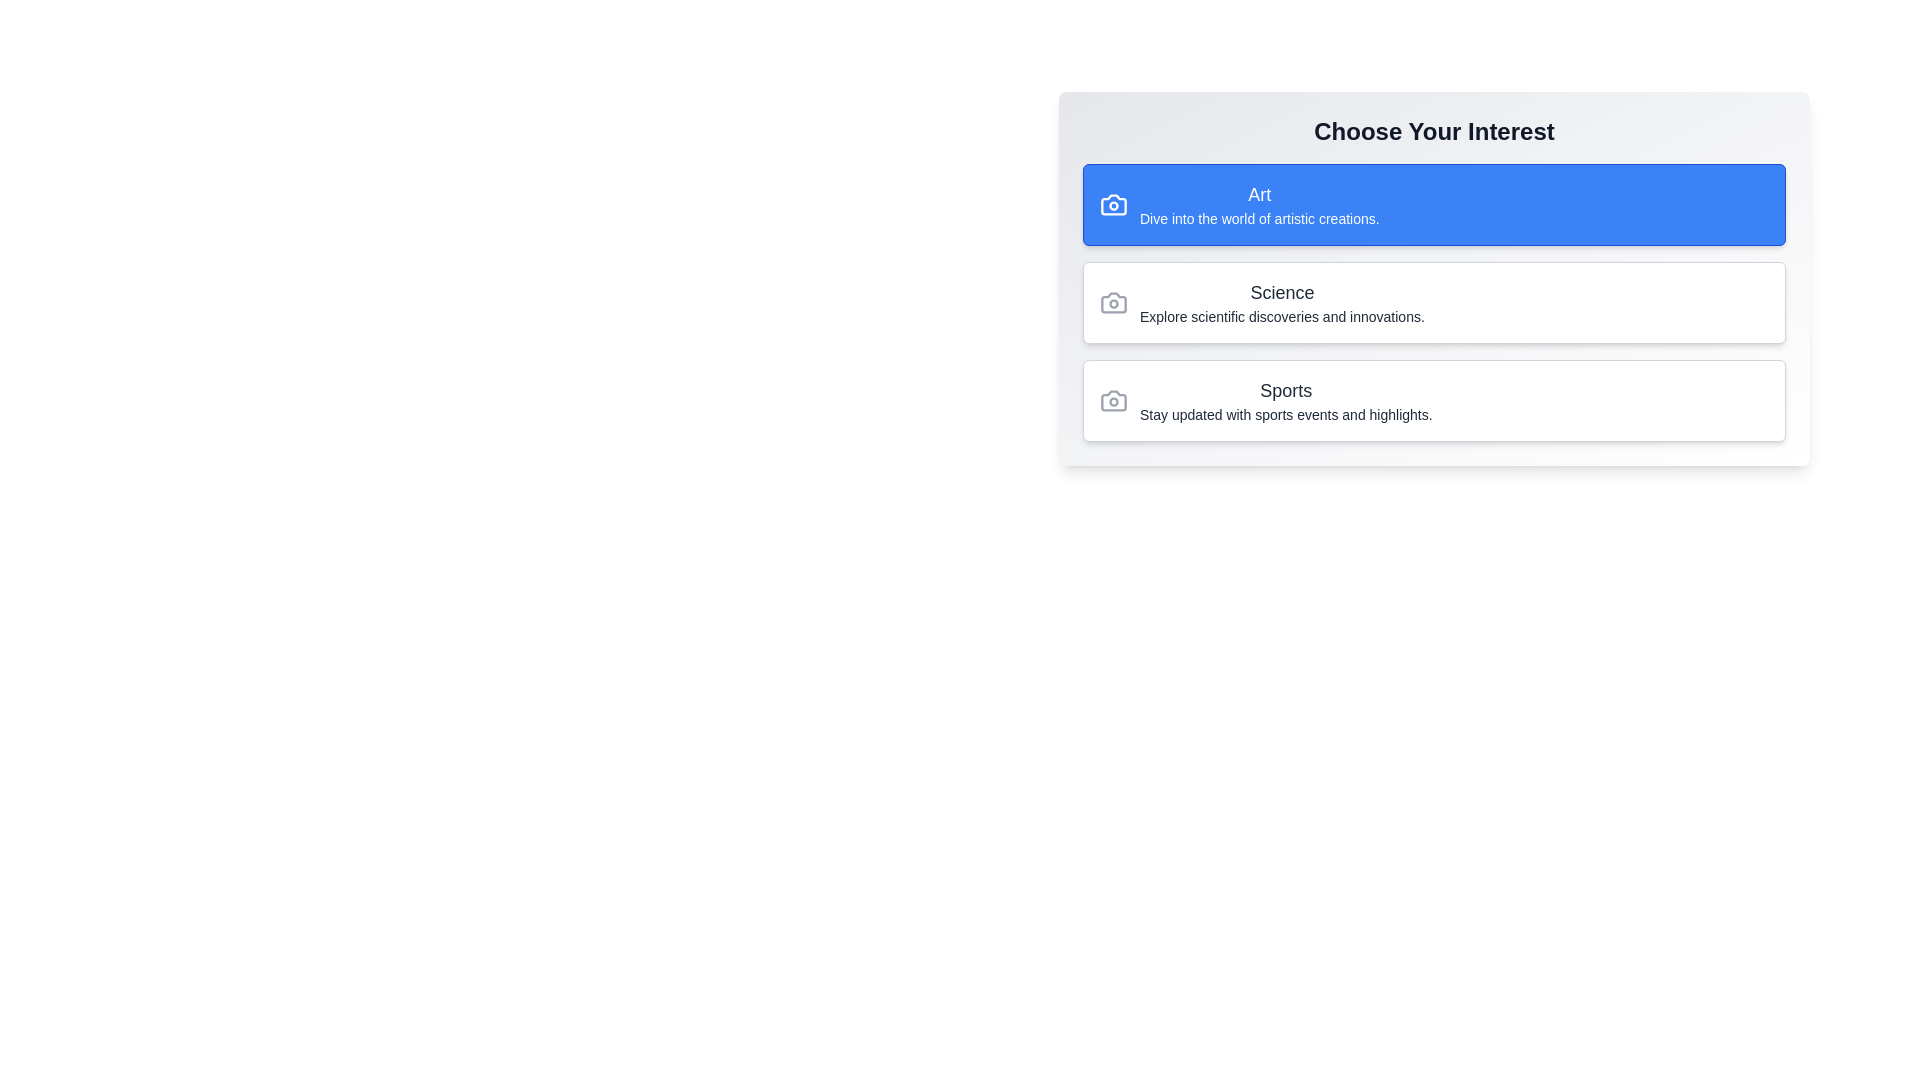 The width and height of the screenshot is (1920, 1080). I want to click on the interactive card for the 'Science' category, so click(1433, 303).